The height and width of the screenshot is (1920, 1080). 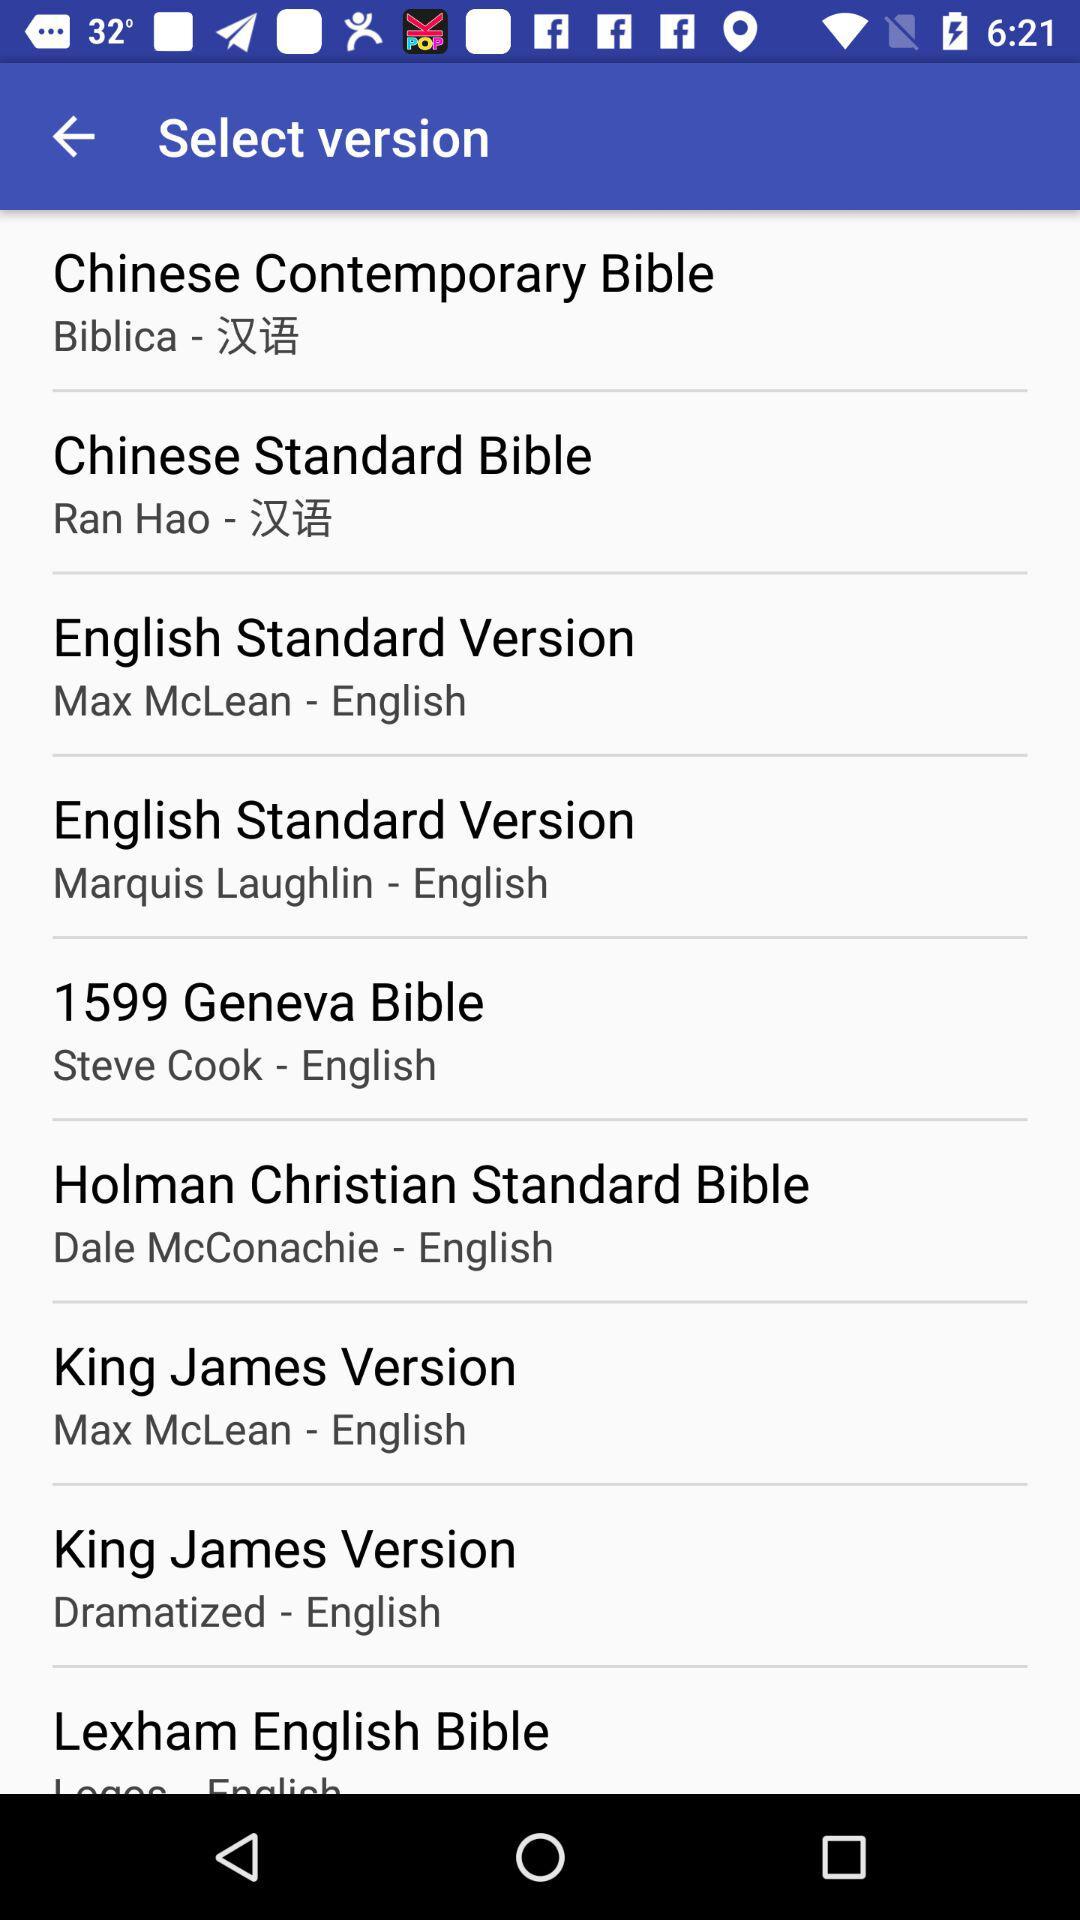 What do you see at coordinates (213, 880) in the screenshot?
I see `item above the 1599 geneva bible icon` at bounding box center [213, 880].